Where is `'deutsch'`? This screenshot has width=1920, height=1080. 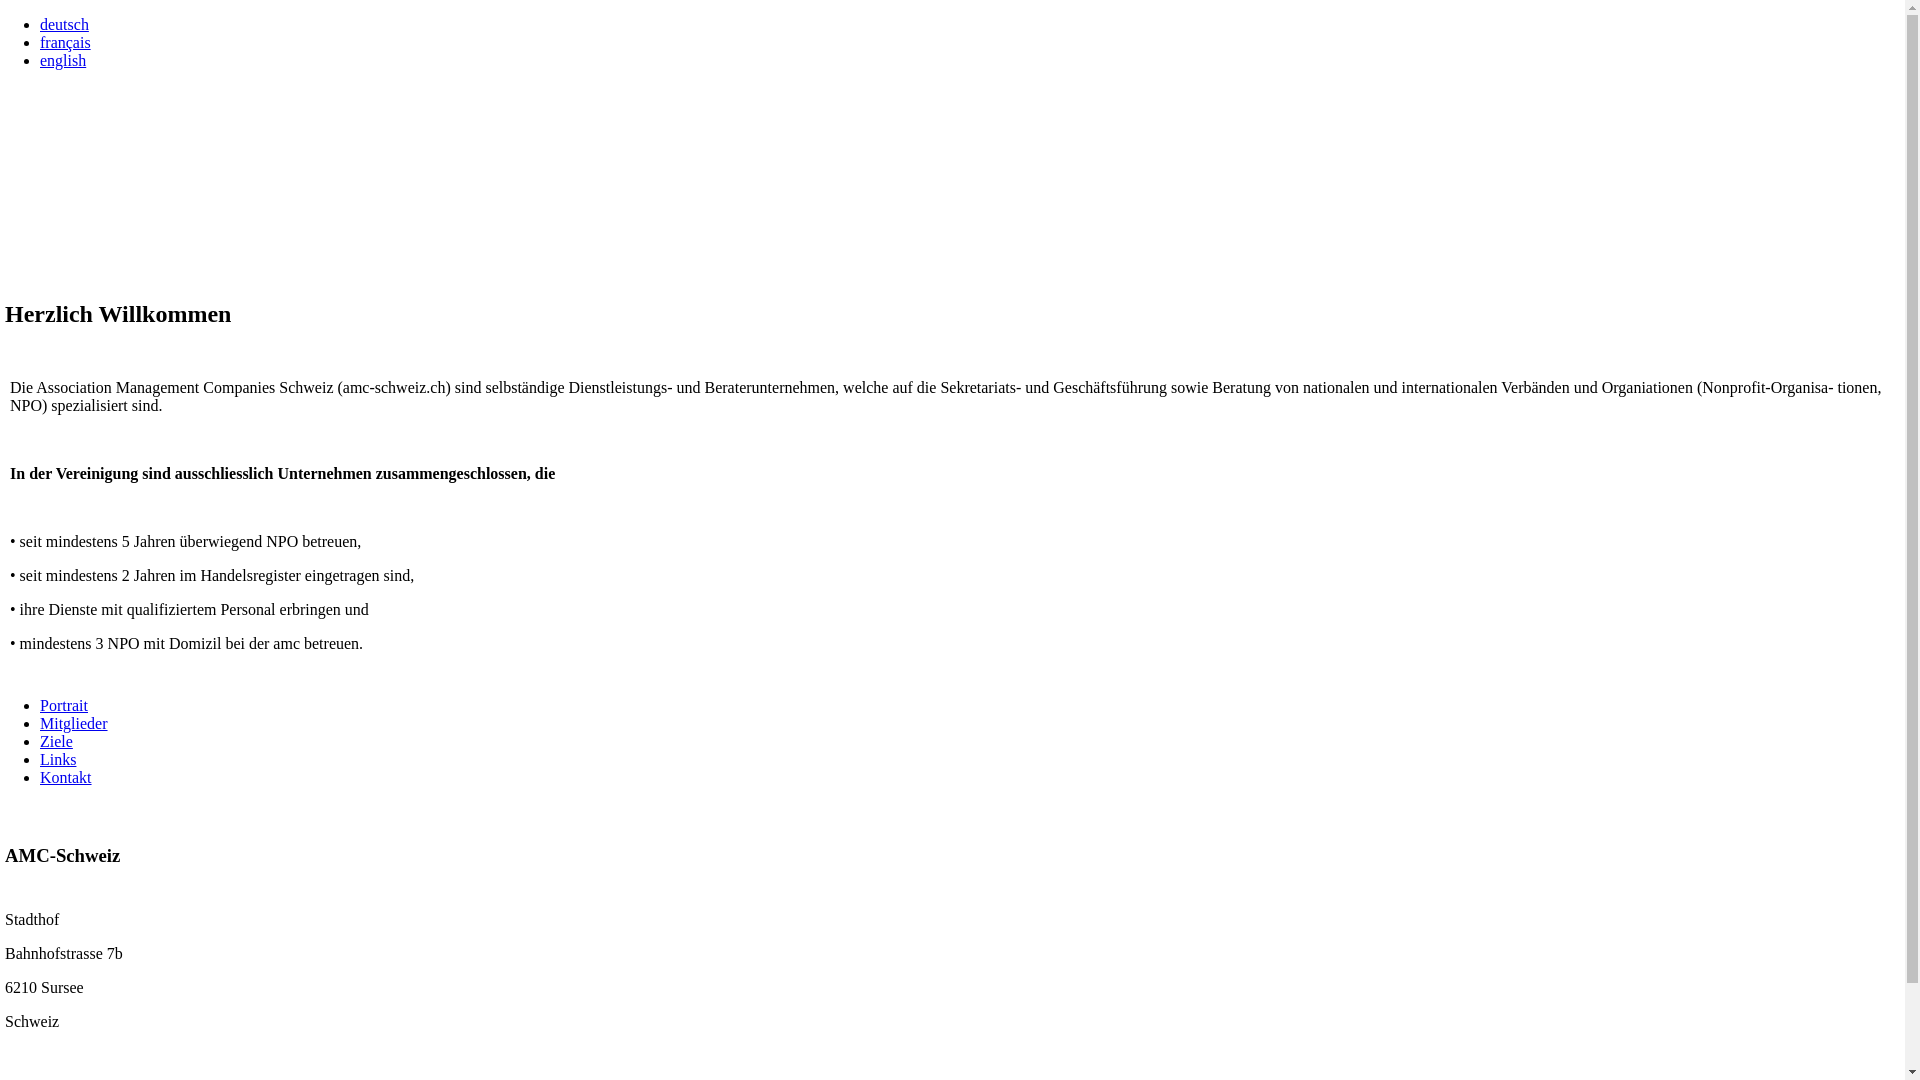 'deutsch' is located at coordinates (39, 24).